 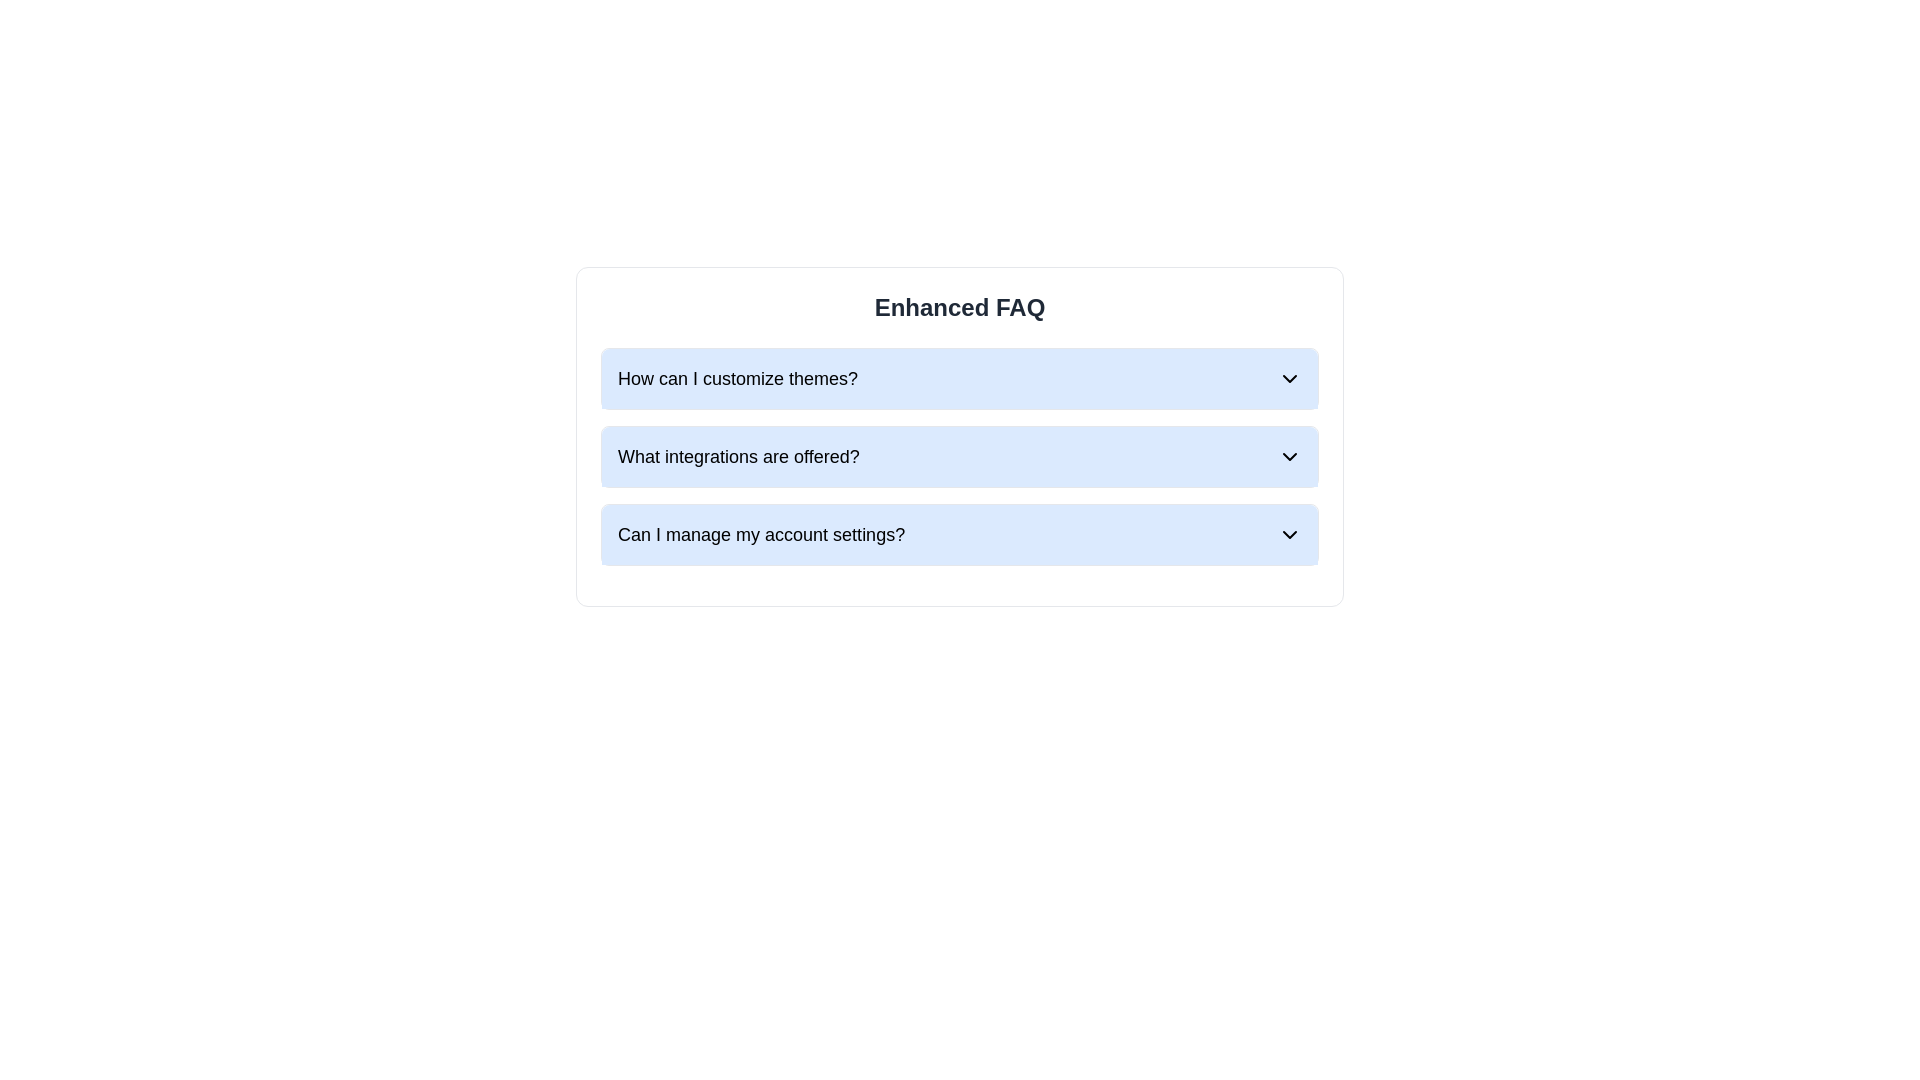 What do you see at coordinates (960, 456) in the screenshot?
I see `the 'What integrations are offered?' dropdown tab in the FAQ section` at bounding box center [960, 456].